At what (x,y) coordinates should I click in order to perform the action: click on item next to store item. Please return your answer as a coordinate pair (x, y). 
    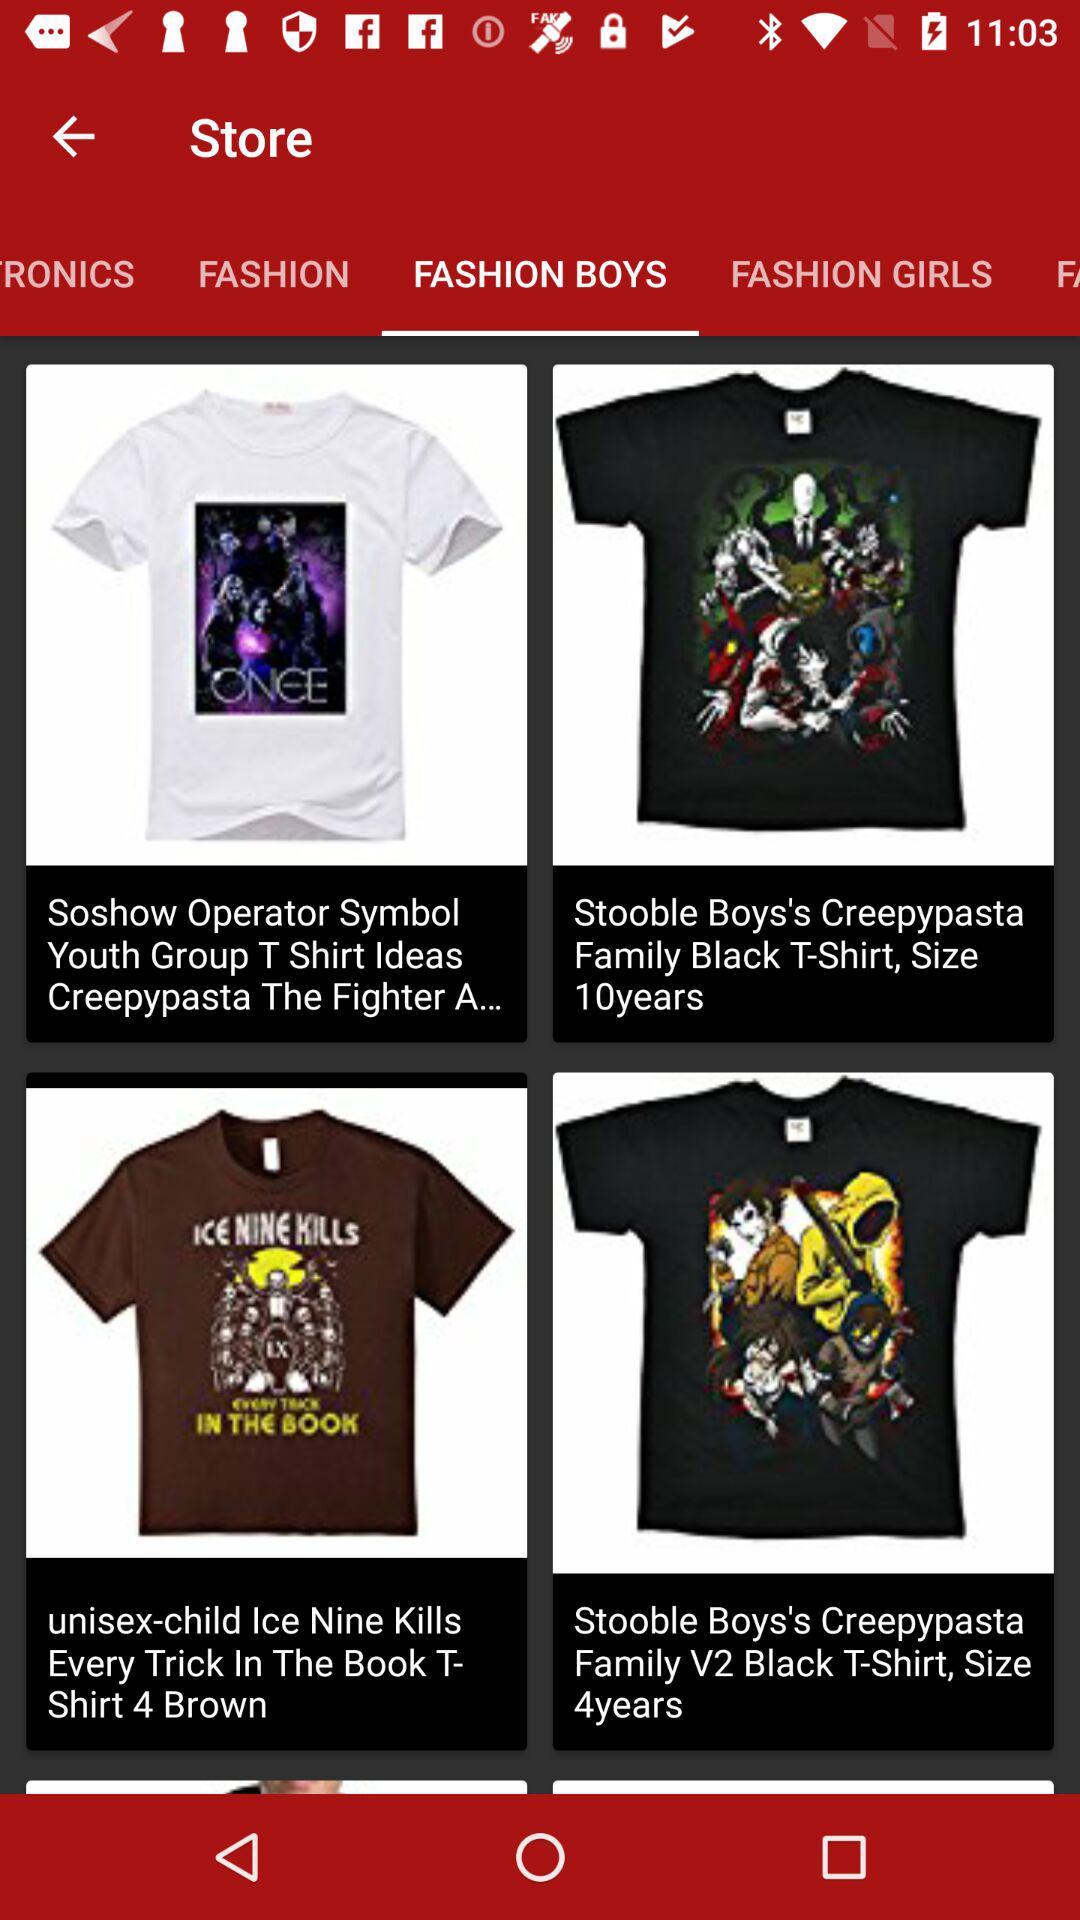
    Looking at the image, I should click on (72, 135).